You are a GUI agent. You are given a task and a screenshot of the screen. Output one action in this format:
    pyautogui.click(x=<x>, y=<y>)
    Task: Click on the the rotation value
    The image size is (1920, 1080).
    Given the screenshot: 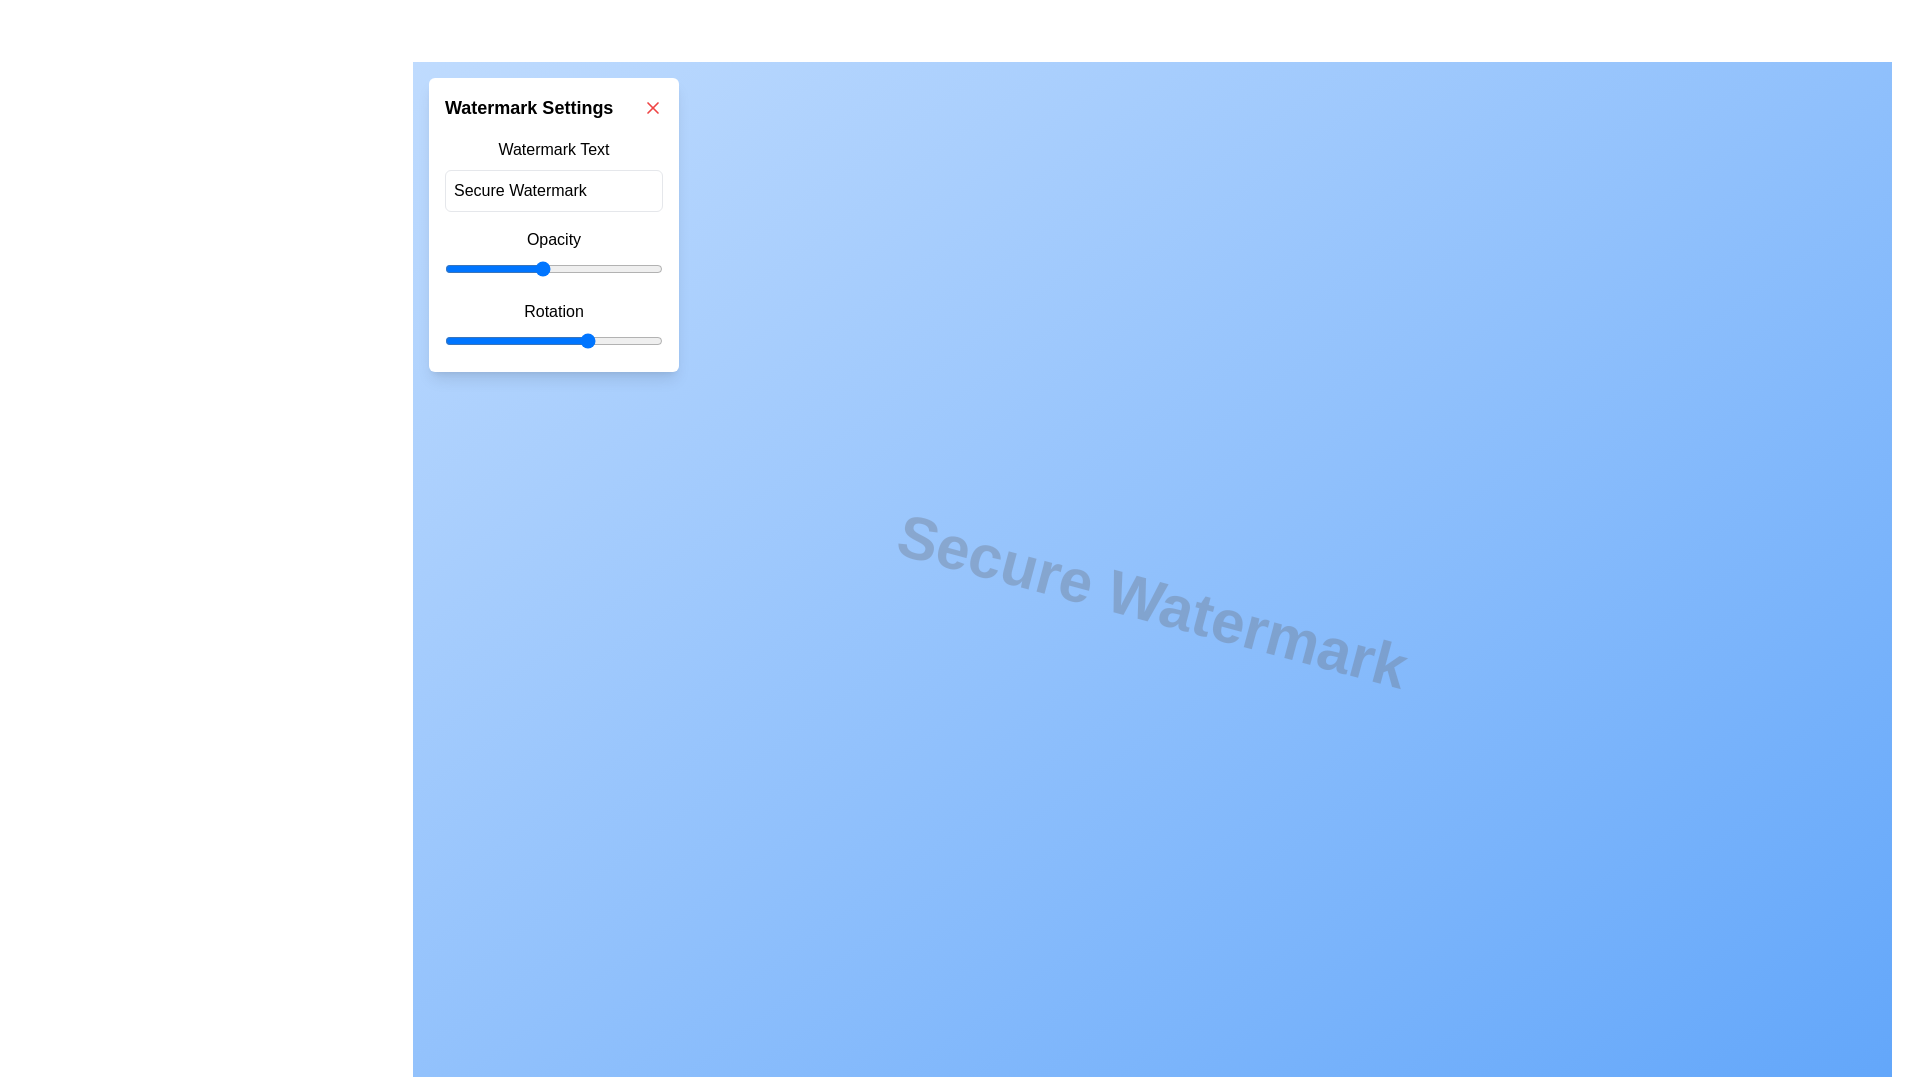 What is the action you would take?
    pyautogui.click(x=483, y=339)
    